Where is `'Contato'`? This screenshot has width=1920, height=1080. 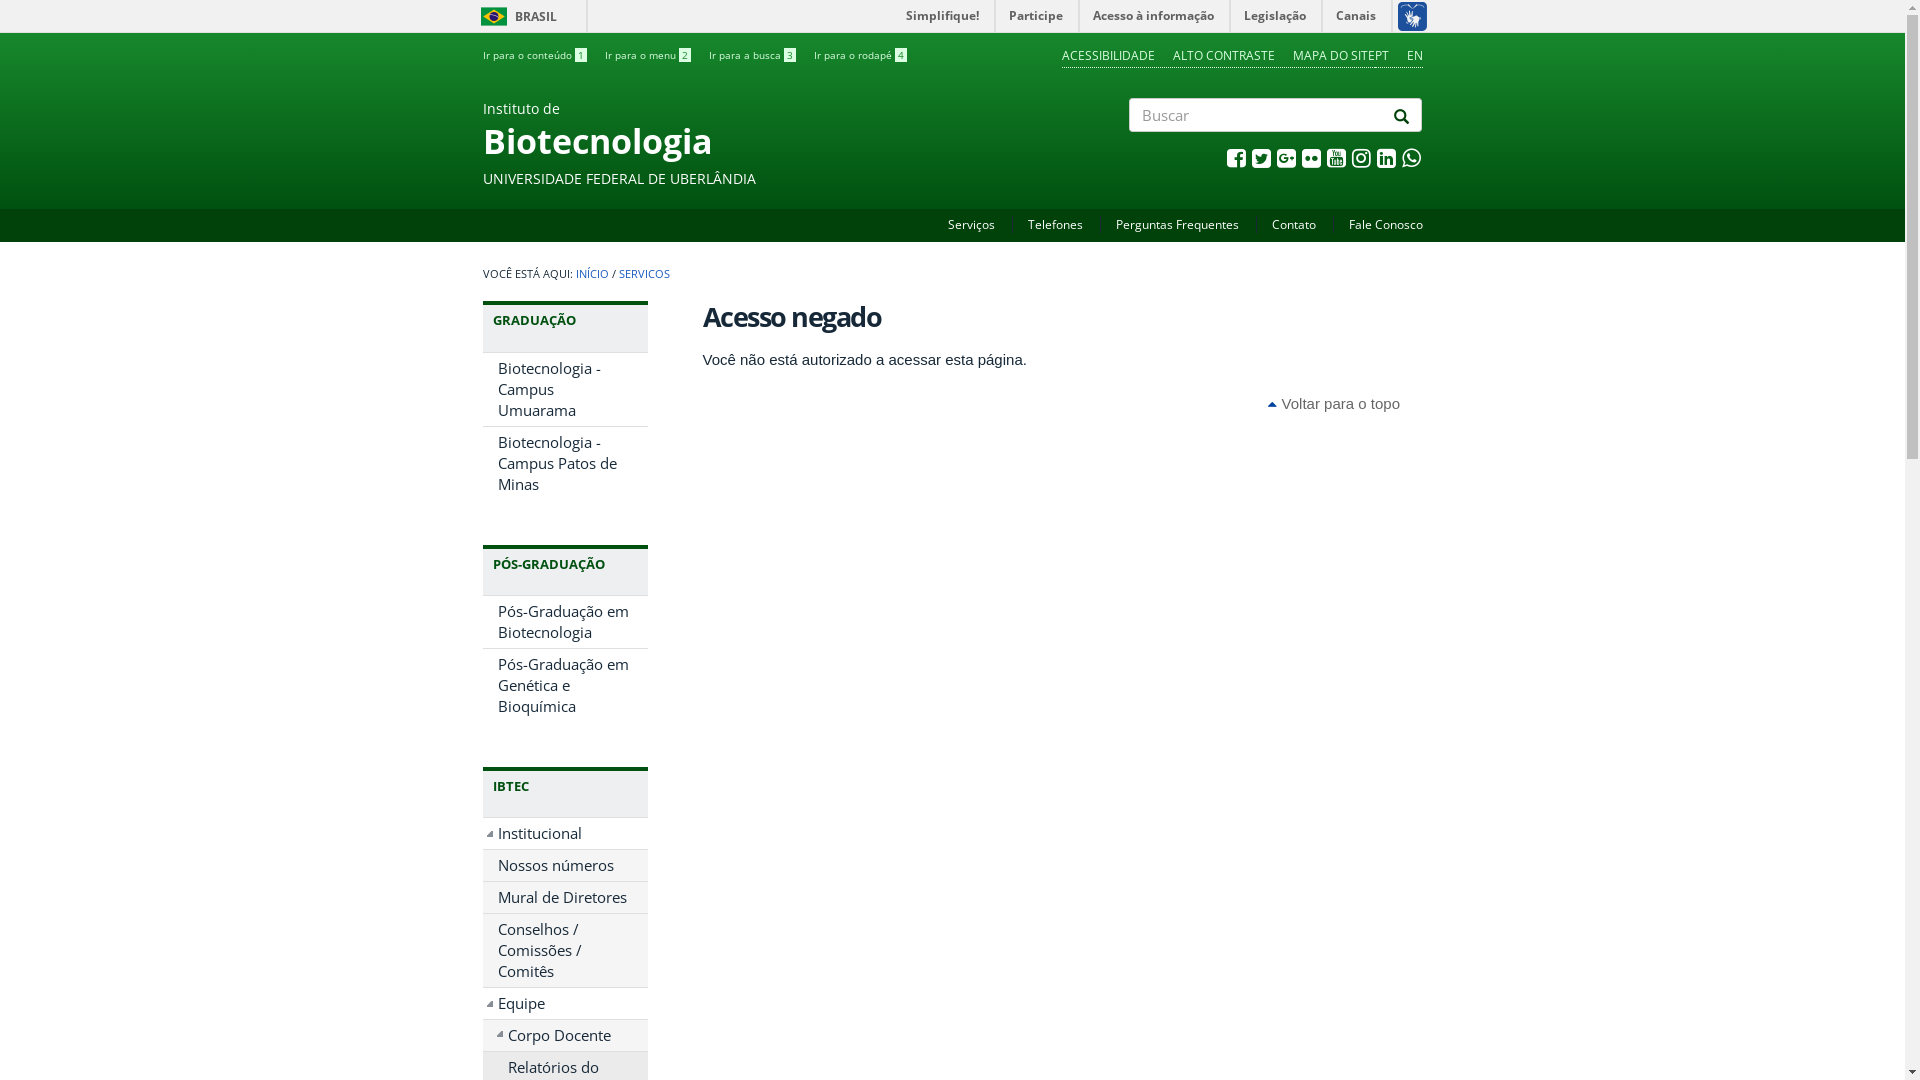 'Contato' is located at coordinates (1294, 224).